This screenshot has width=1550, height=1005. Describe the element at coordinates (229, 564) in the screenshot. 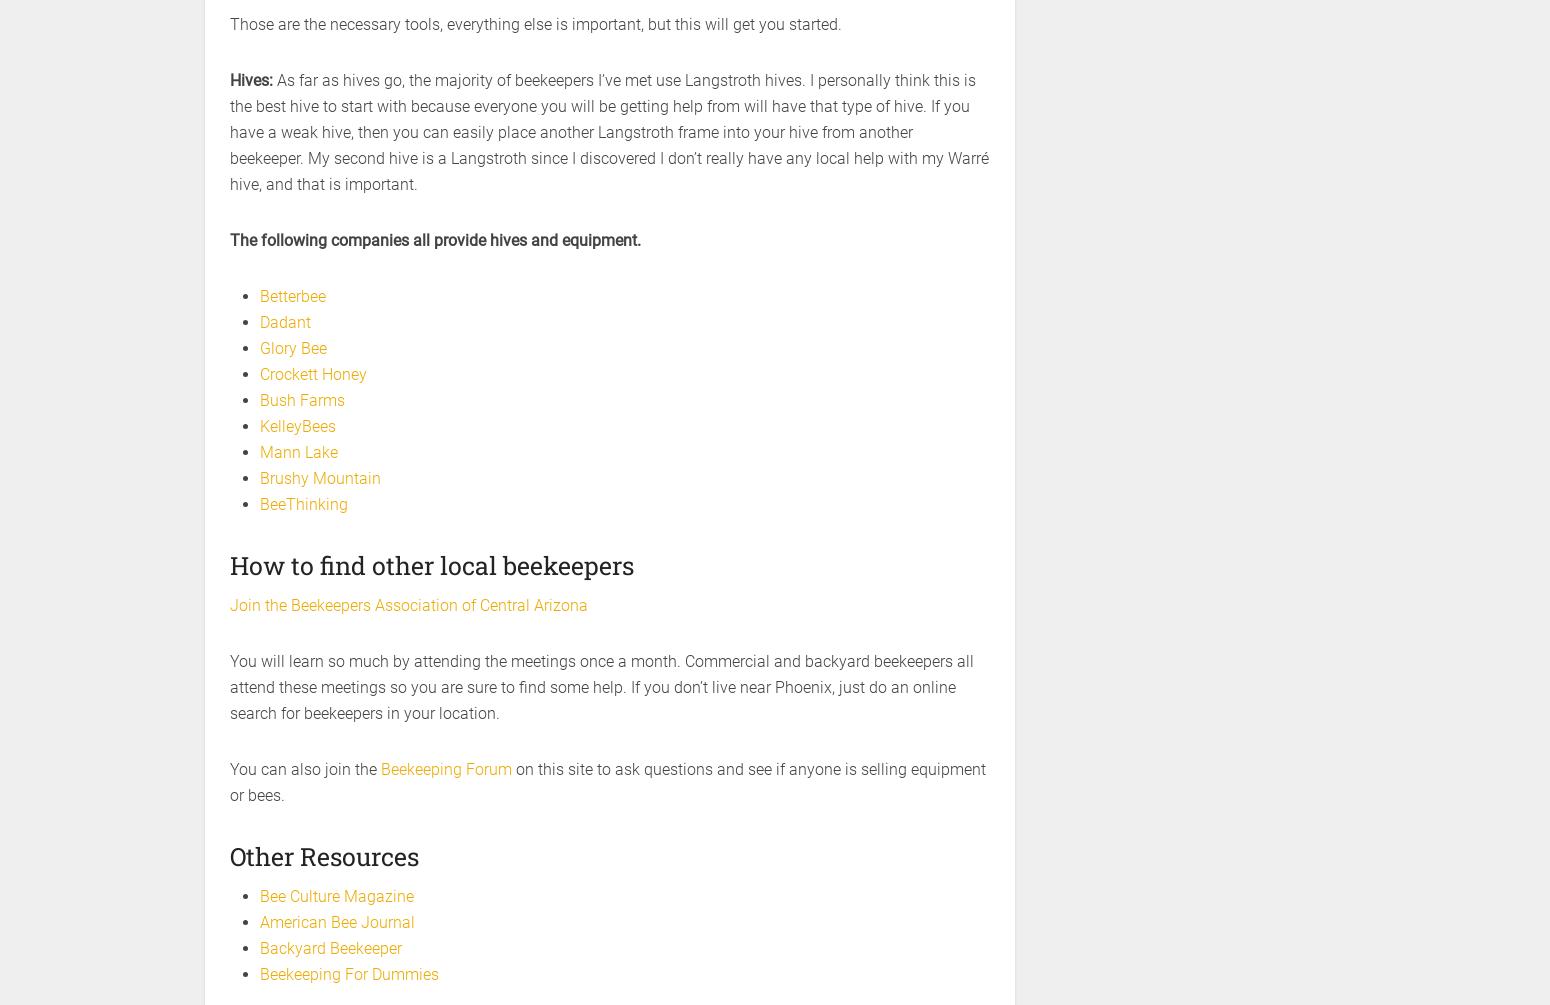

I see `'How to find other local beekeepers'` at that location.